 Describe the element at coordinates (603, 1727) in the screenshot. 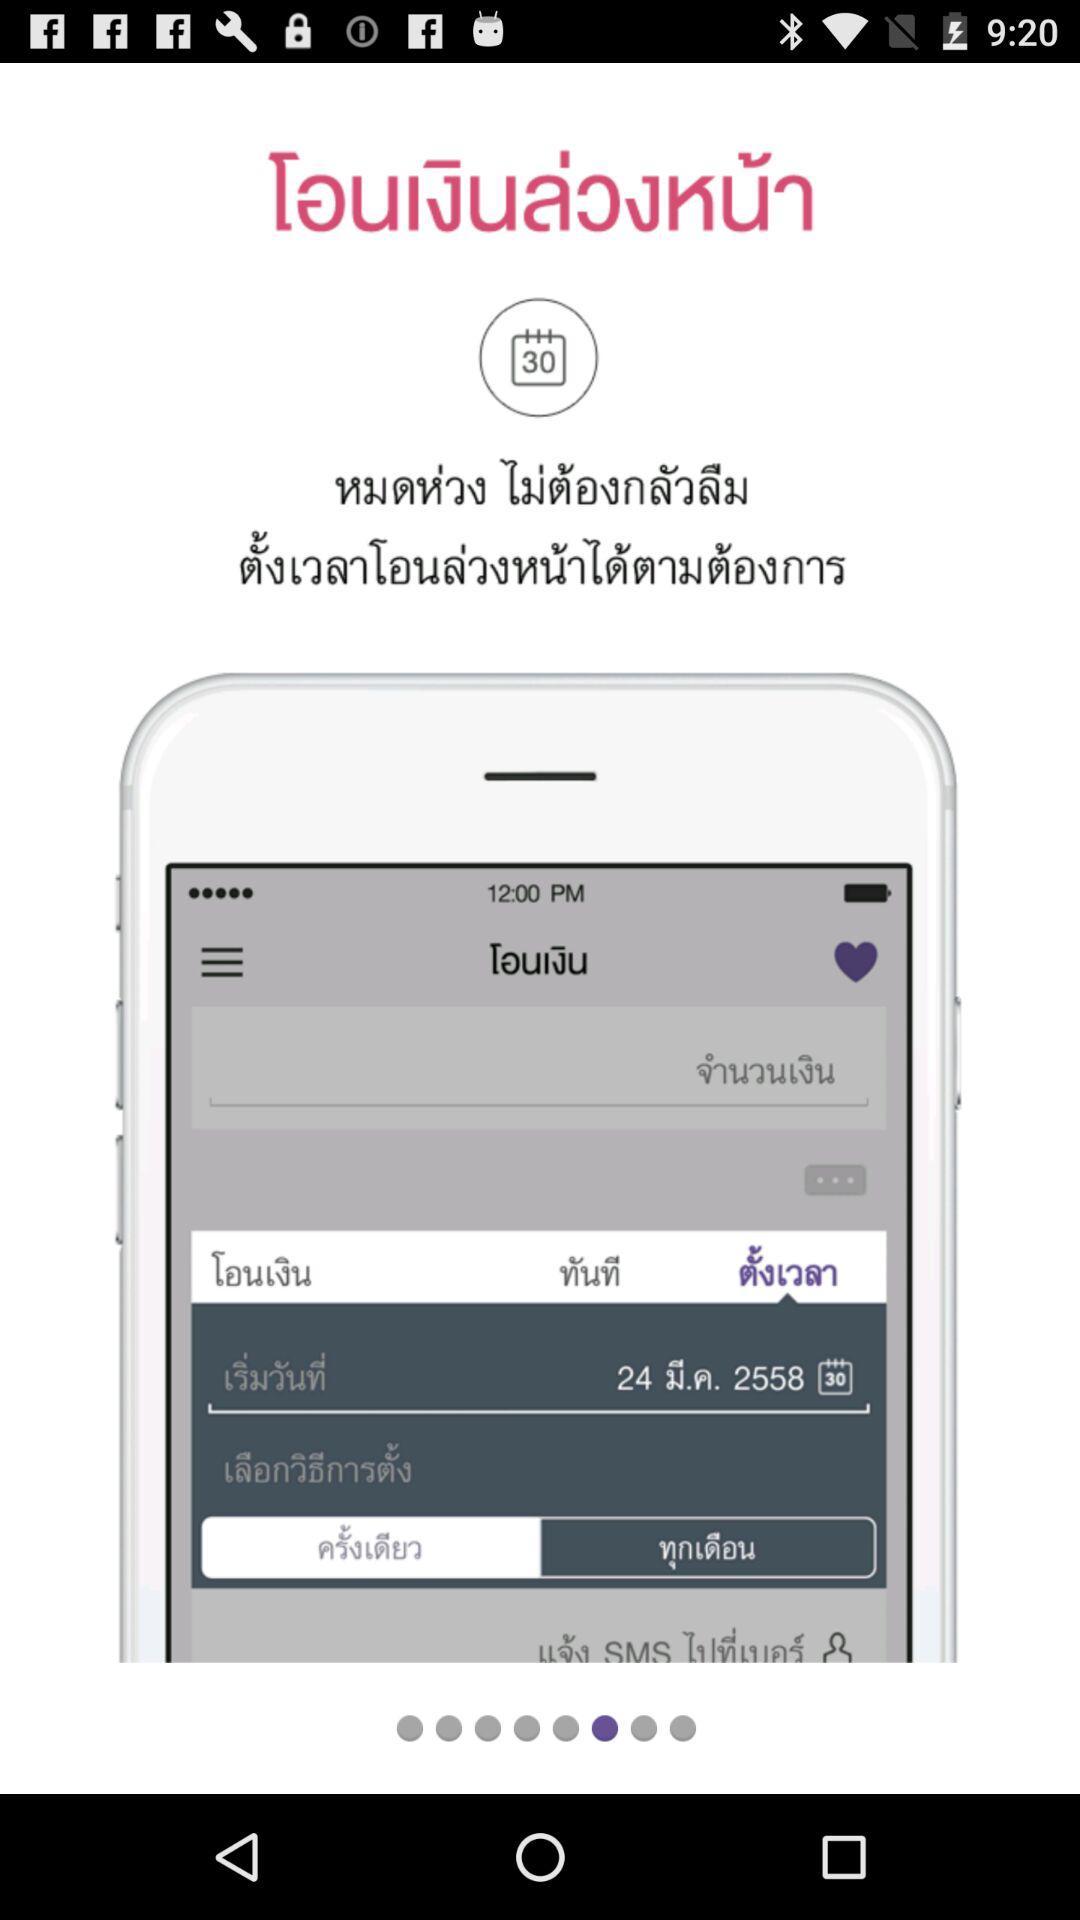

I see `move to next page` at that location.